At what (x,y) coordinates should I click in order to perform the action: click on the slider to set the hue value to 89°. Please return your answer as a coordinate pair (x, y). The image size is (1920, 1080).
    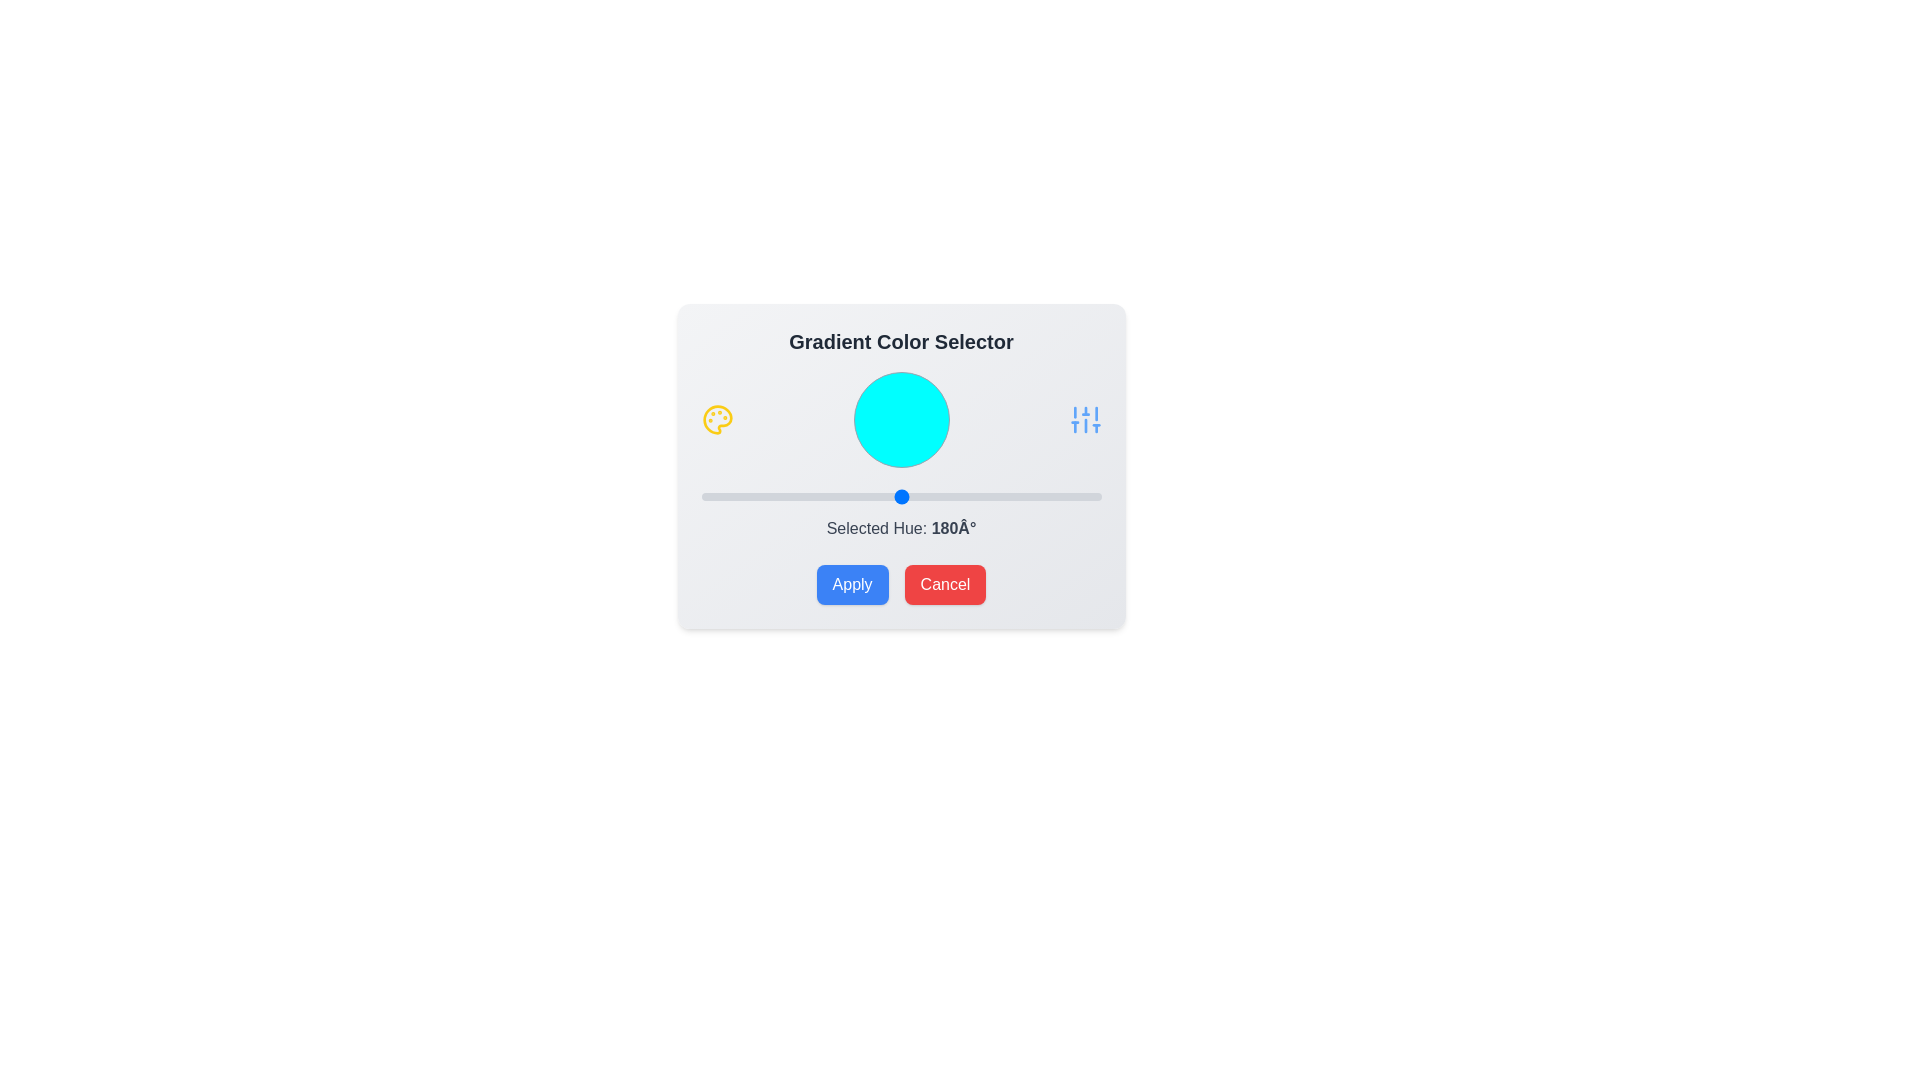
    Looking at the image, I should click on (800, 496).